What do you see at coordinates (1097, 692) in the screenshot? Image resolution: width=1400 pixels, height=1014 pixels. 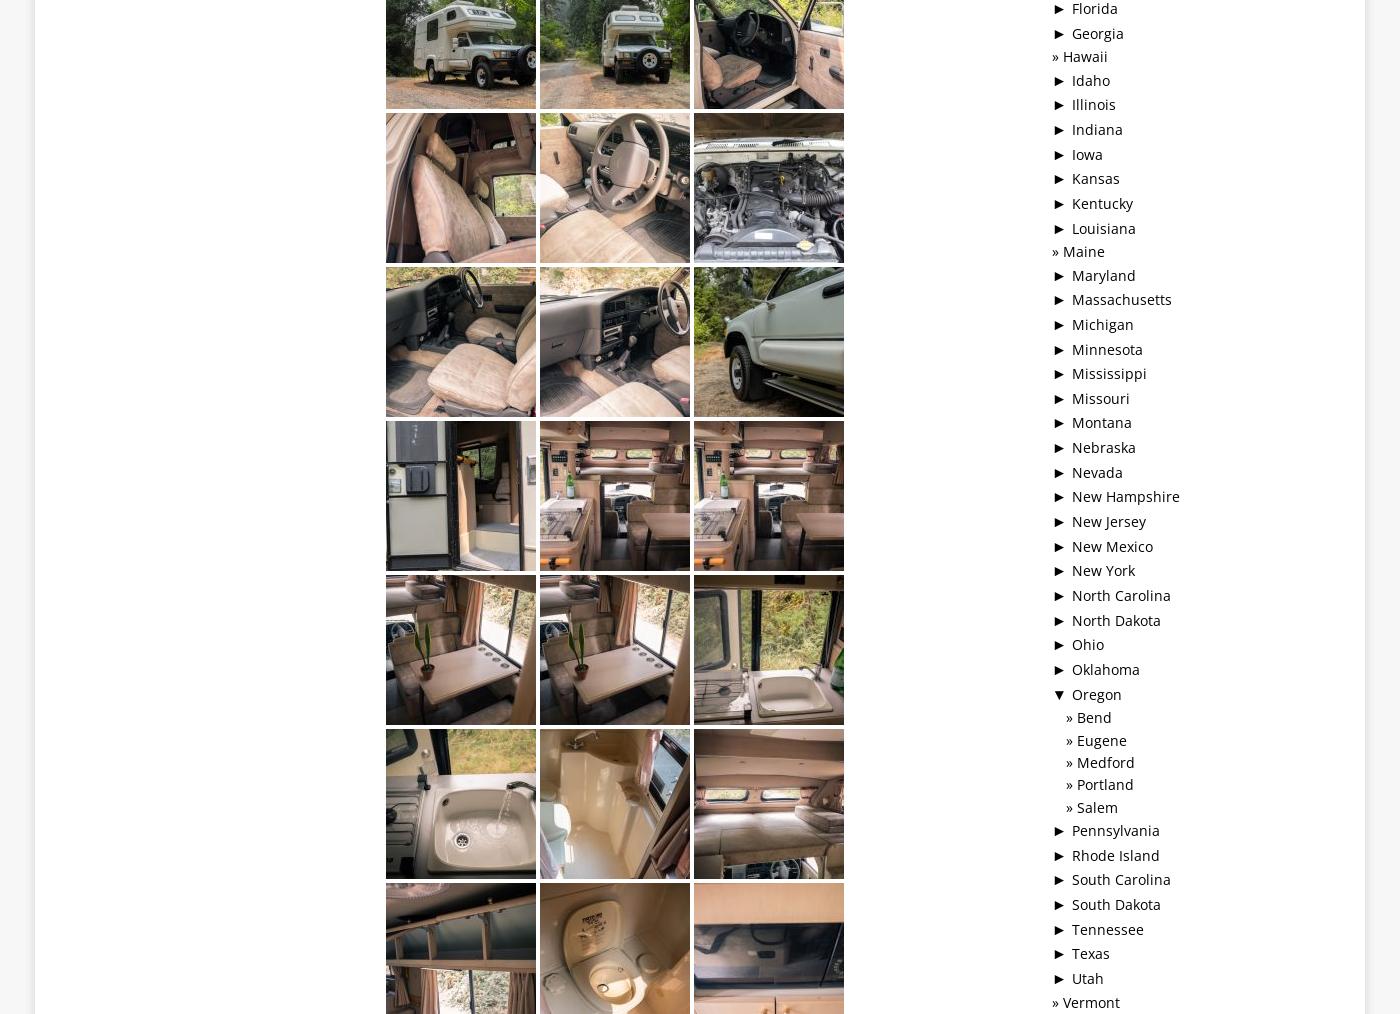 I see `'Oregon'` at bounding box center [1097, 692].